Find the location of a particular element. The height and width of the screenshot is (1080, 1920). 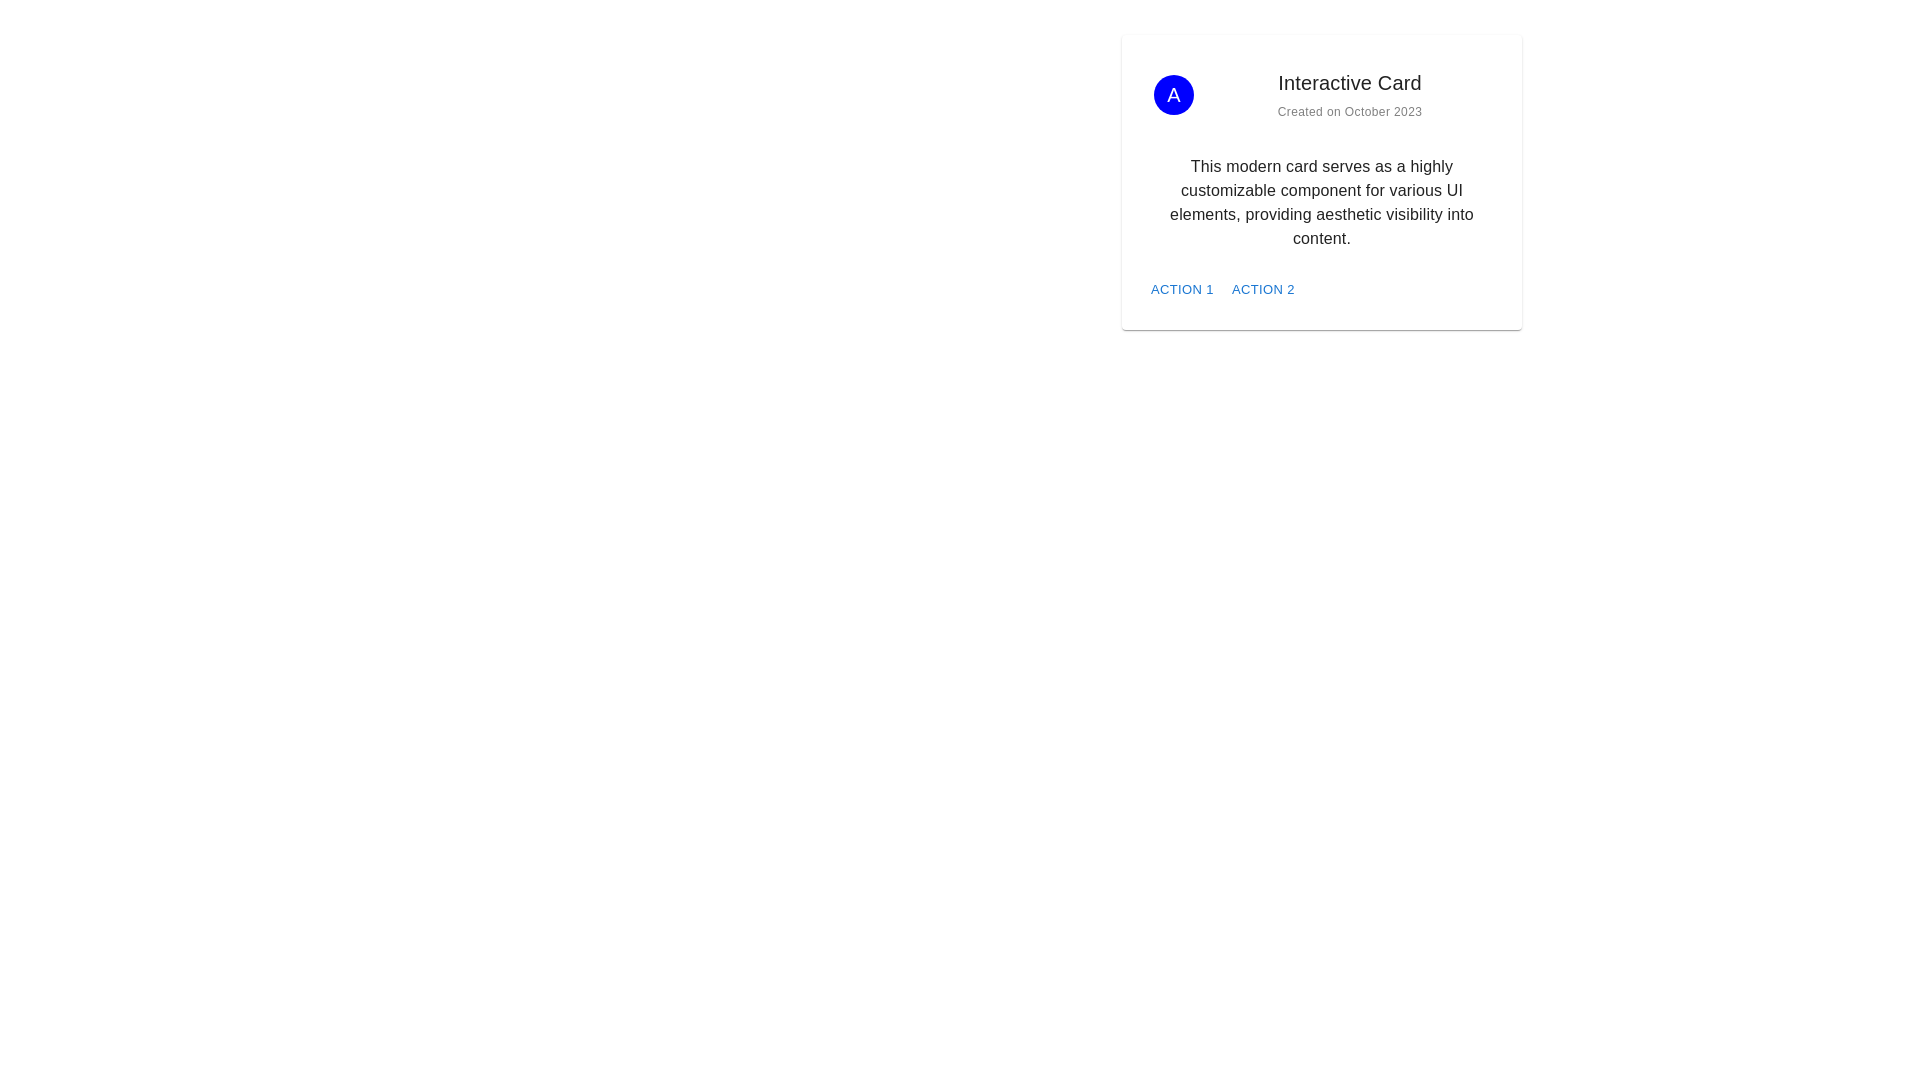

the 'Action 2' button, which is a small button with blue text on a white background located at the bottom-right of the card interface is located at coordinates (1262, 290).